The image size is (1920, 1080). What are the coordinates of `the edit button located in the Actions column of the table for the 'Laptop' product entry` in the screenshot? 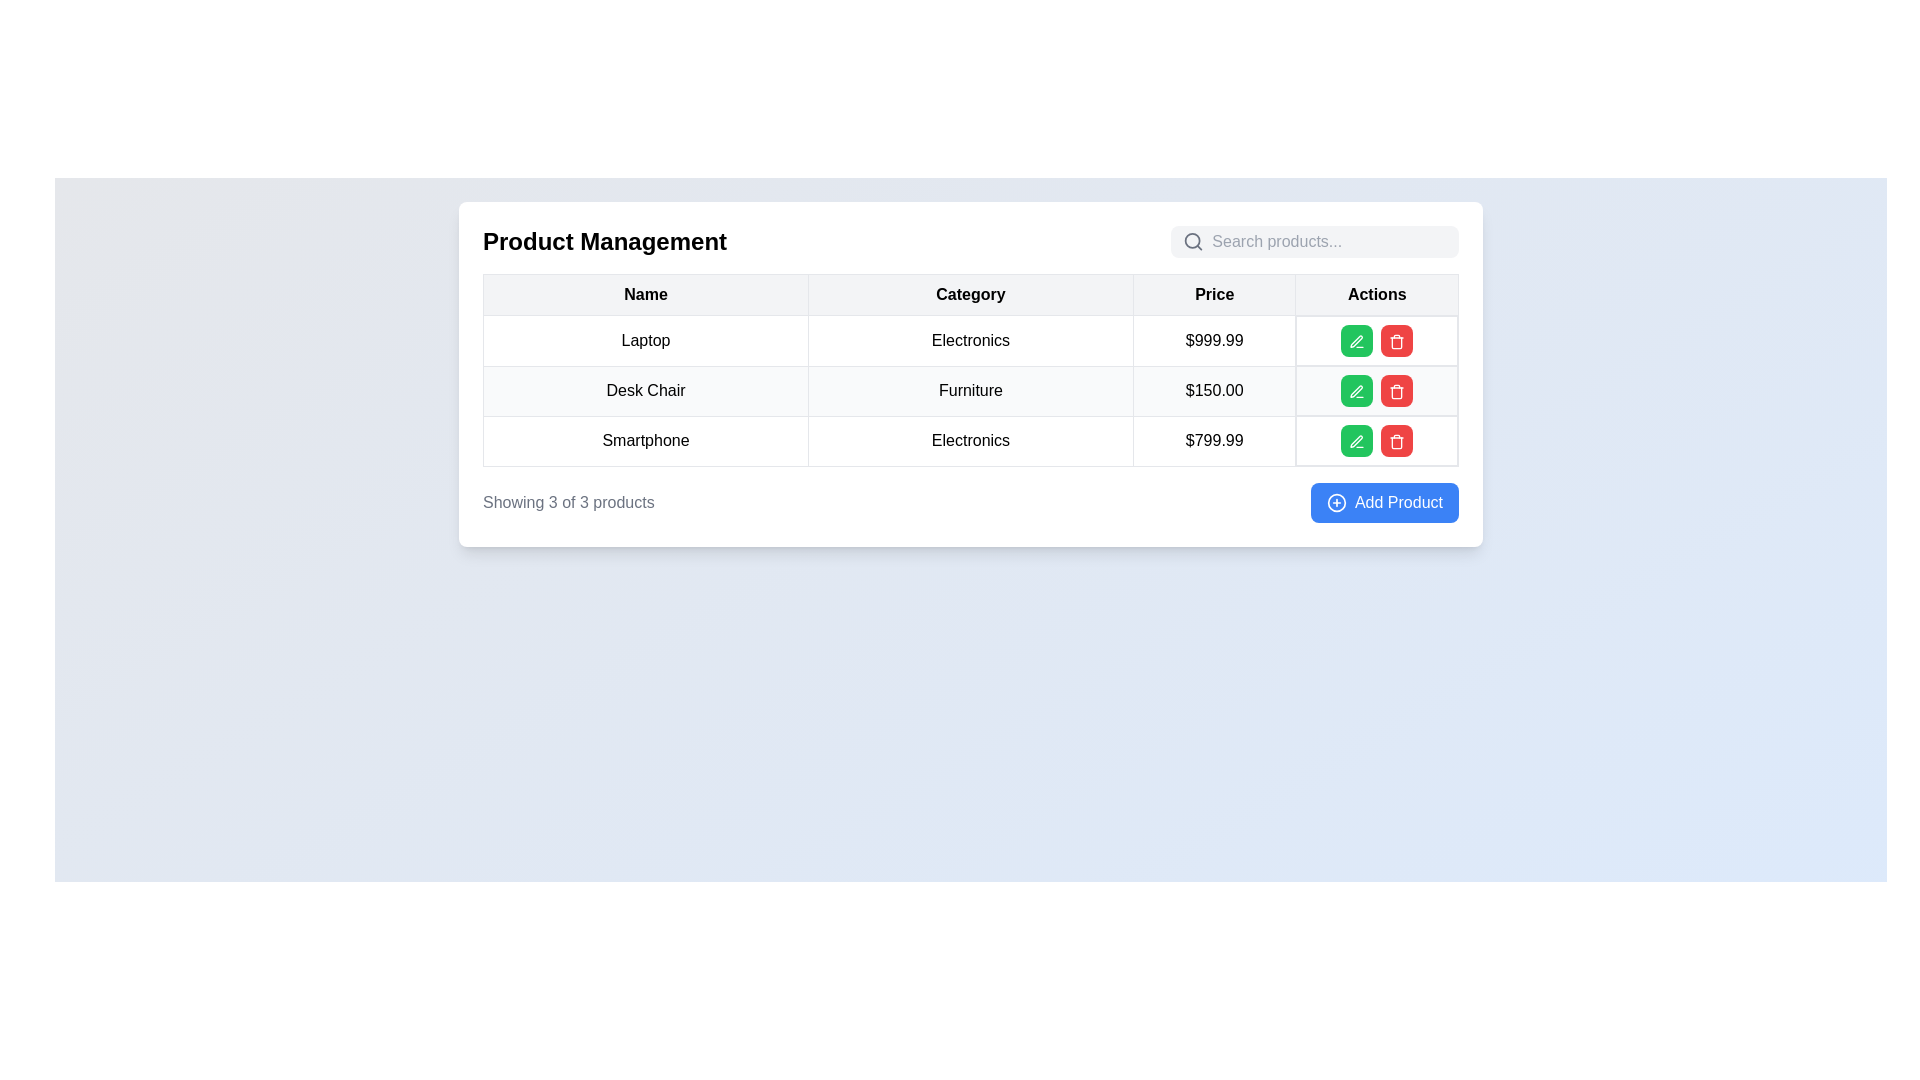 It's located at (1357, 339).